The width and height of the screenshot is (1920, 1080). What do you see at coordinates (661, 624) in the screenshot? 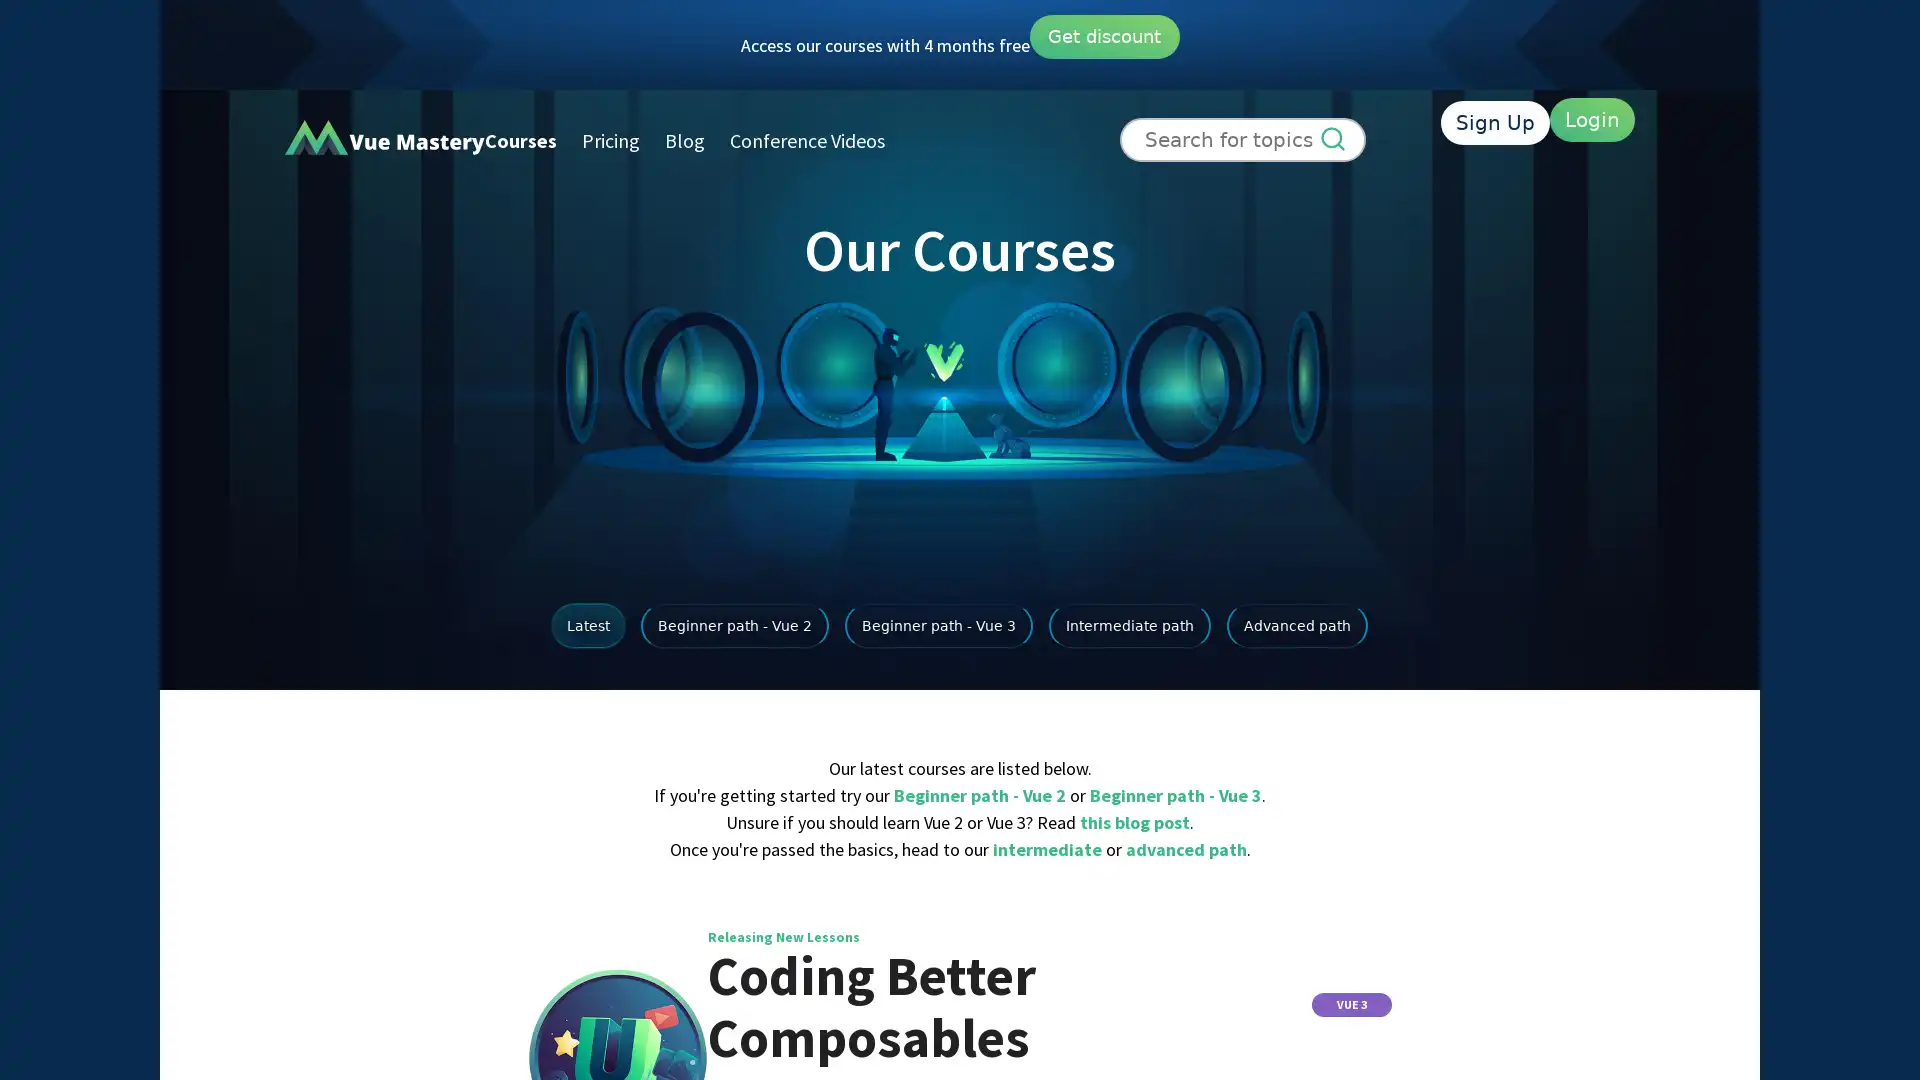
I see `Beginner path - Vue 2` at bounding box center [661, 624].